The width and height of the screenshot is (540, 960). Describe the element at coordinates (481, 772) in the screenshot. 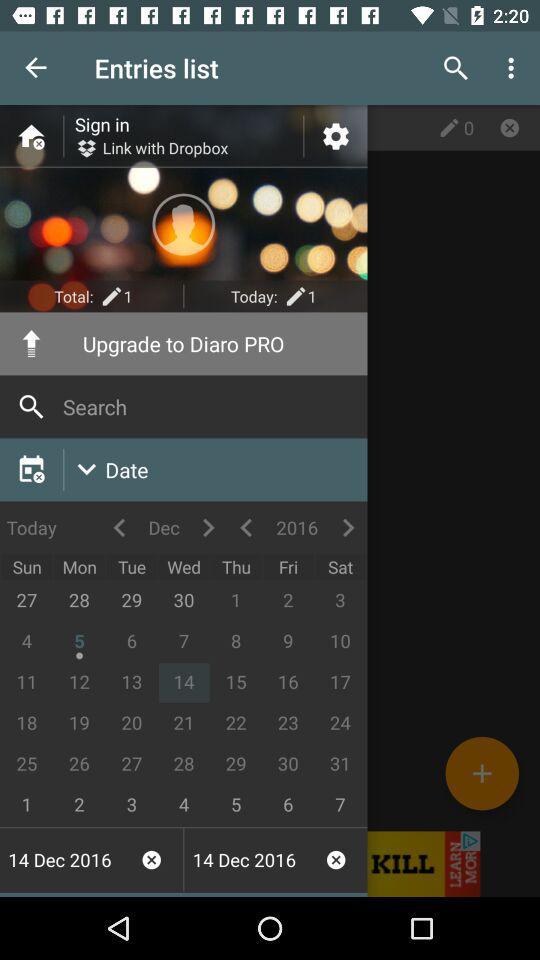

I see `the add icon` at that location.